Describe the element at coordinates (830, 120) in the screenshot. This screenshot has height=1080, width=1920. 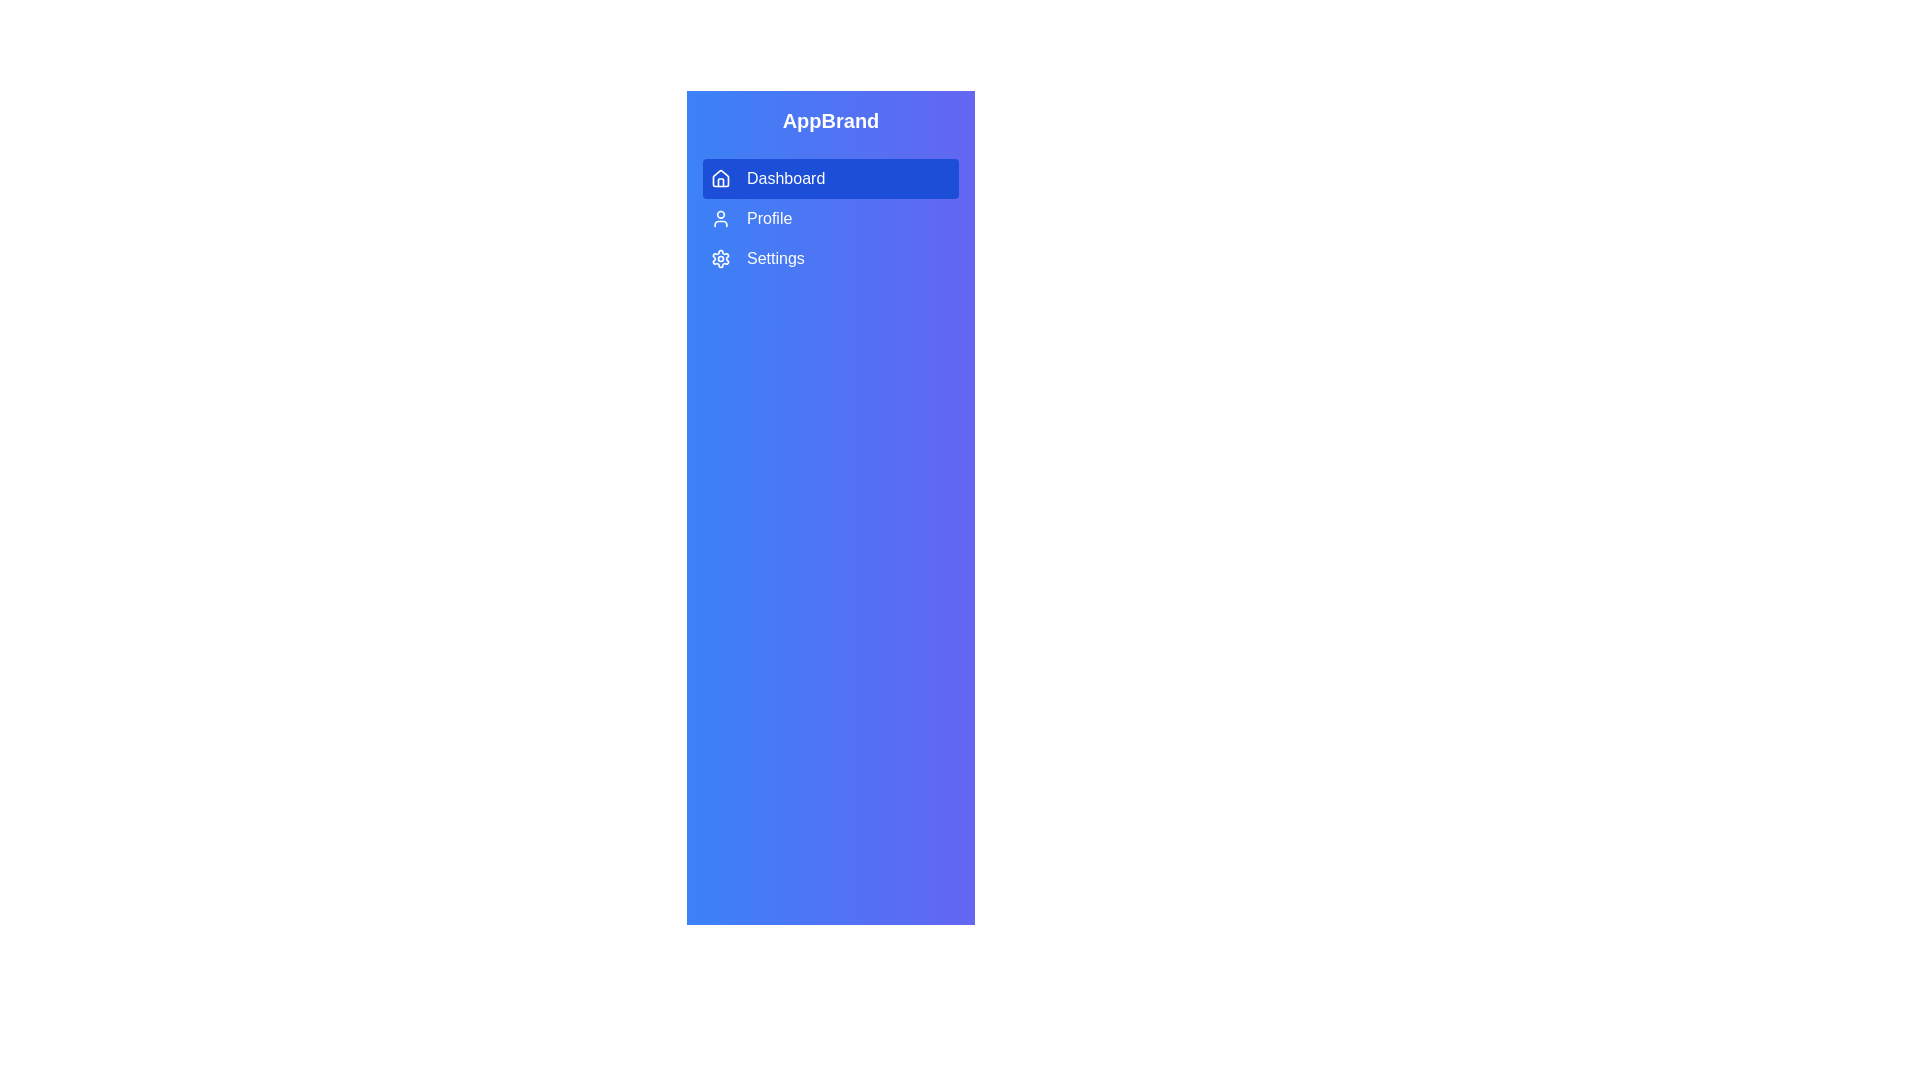
I see `the 'AppBrand' text label, which is styled in extra-large bold white font at the top of the sidebar with a blue to purple gradient background` at that location.